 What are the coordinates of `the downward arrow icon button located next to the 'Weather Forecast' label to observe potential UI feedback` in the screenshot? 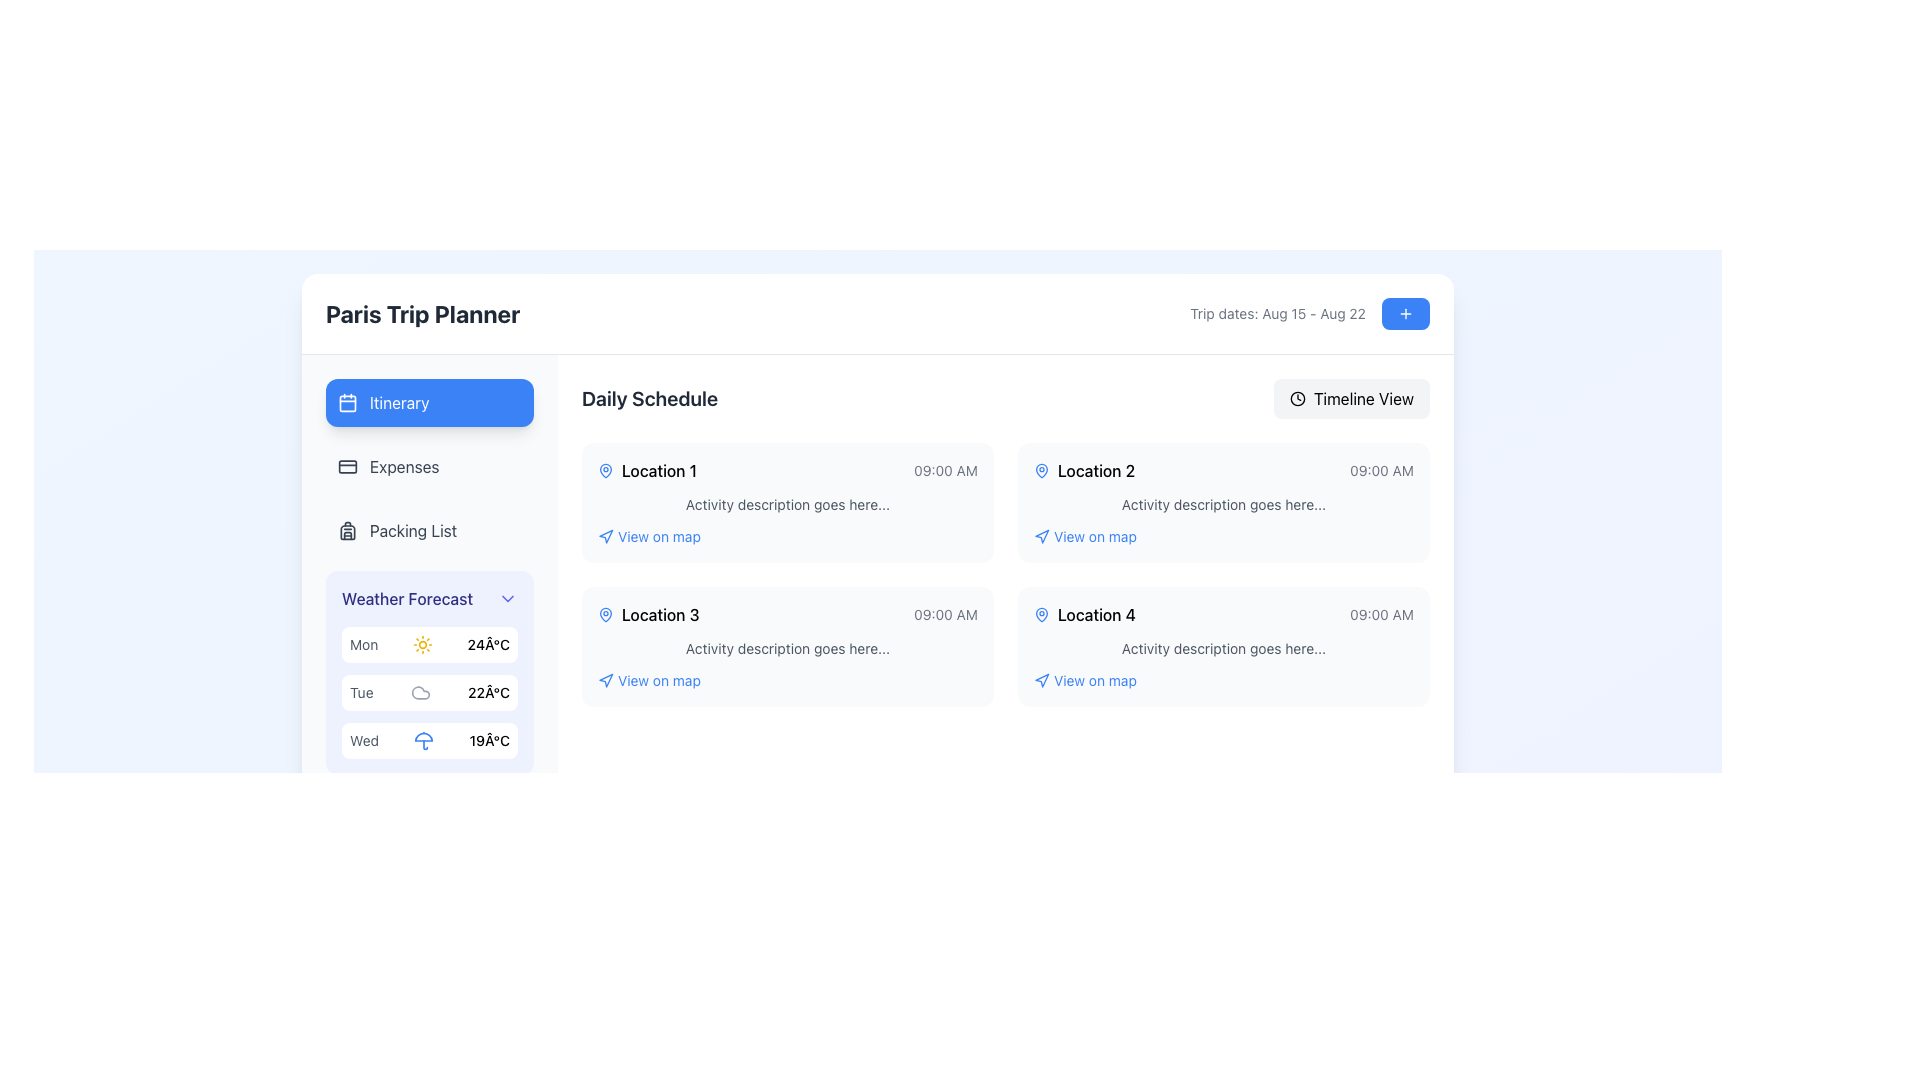 It's located at (508, 597).